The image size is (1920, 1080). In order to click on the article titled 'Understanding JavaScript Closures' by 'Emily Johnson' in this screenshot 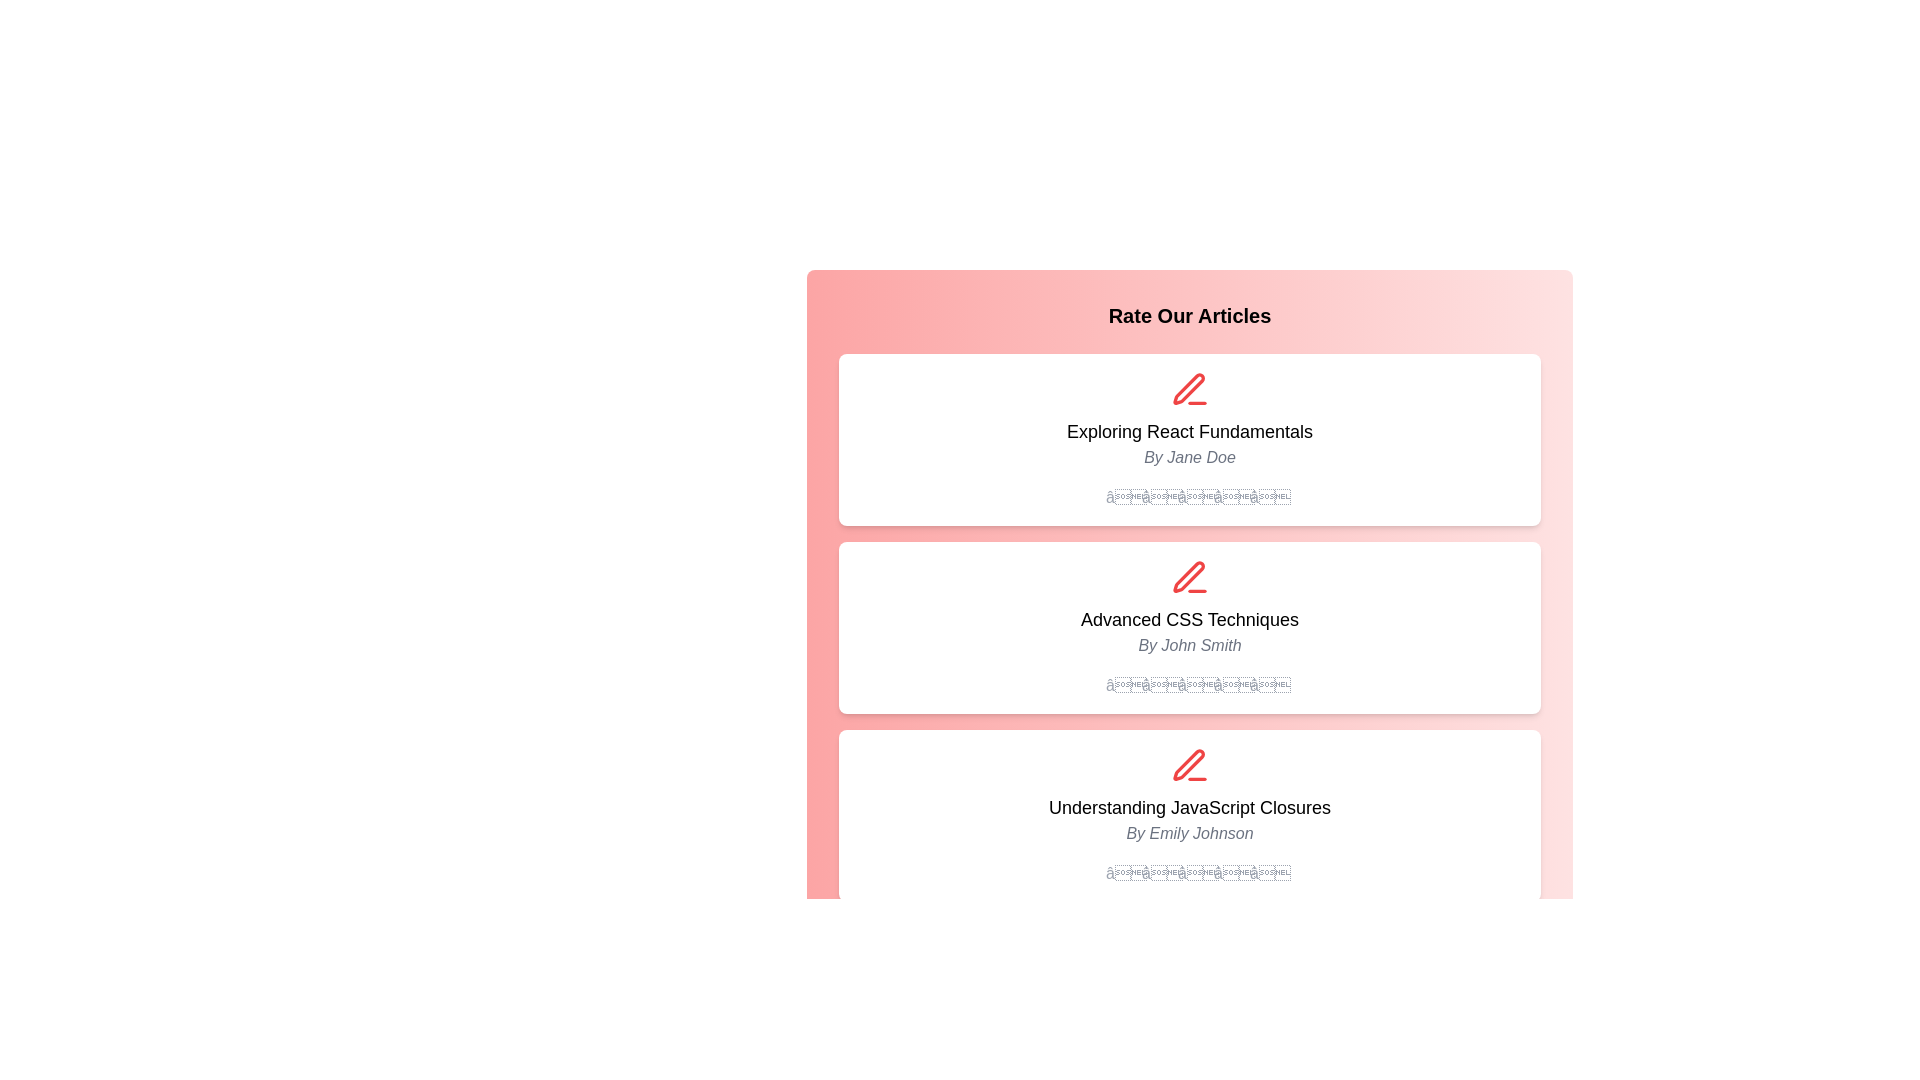, I will do `click(1190, 806)`.